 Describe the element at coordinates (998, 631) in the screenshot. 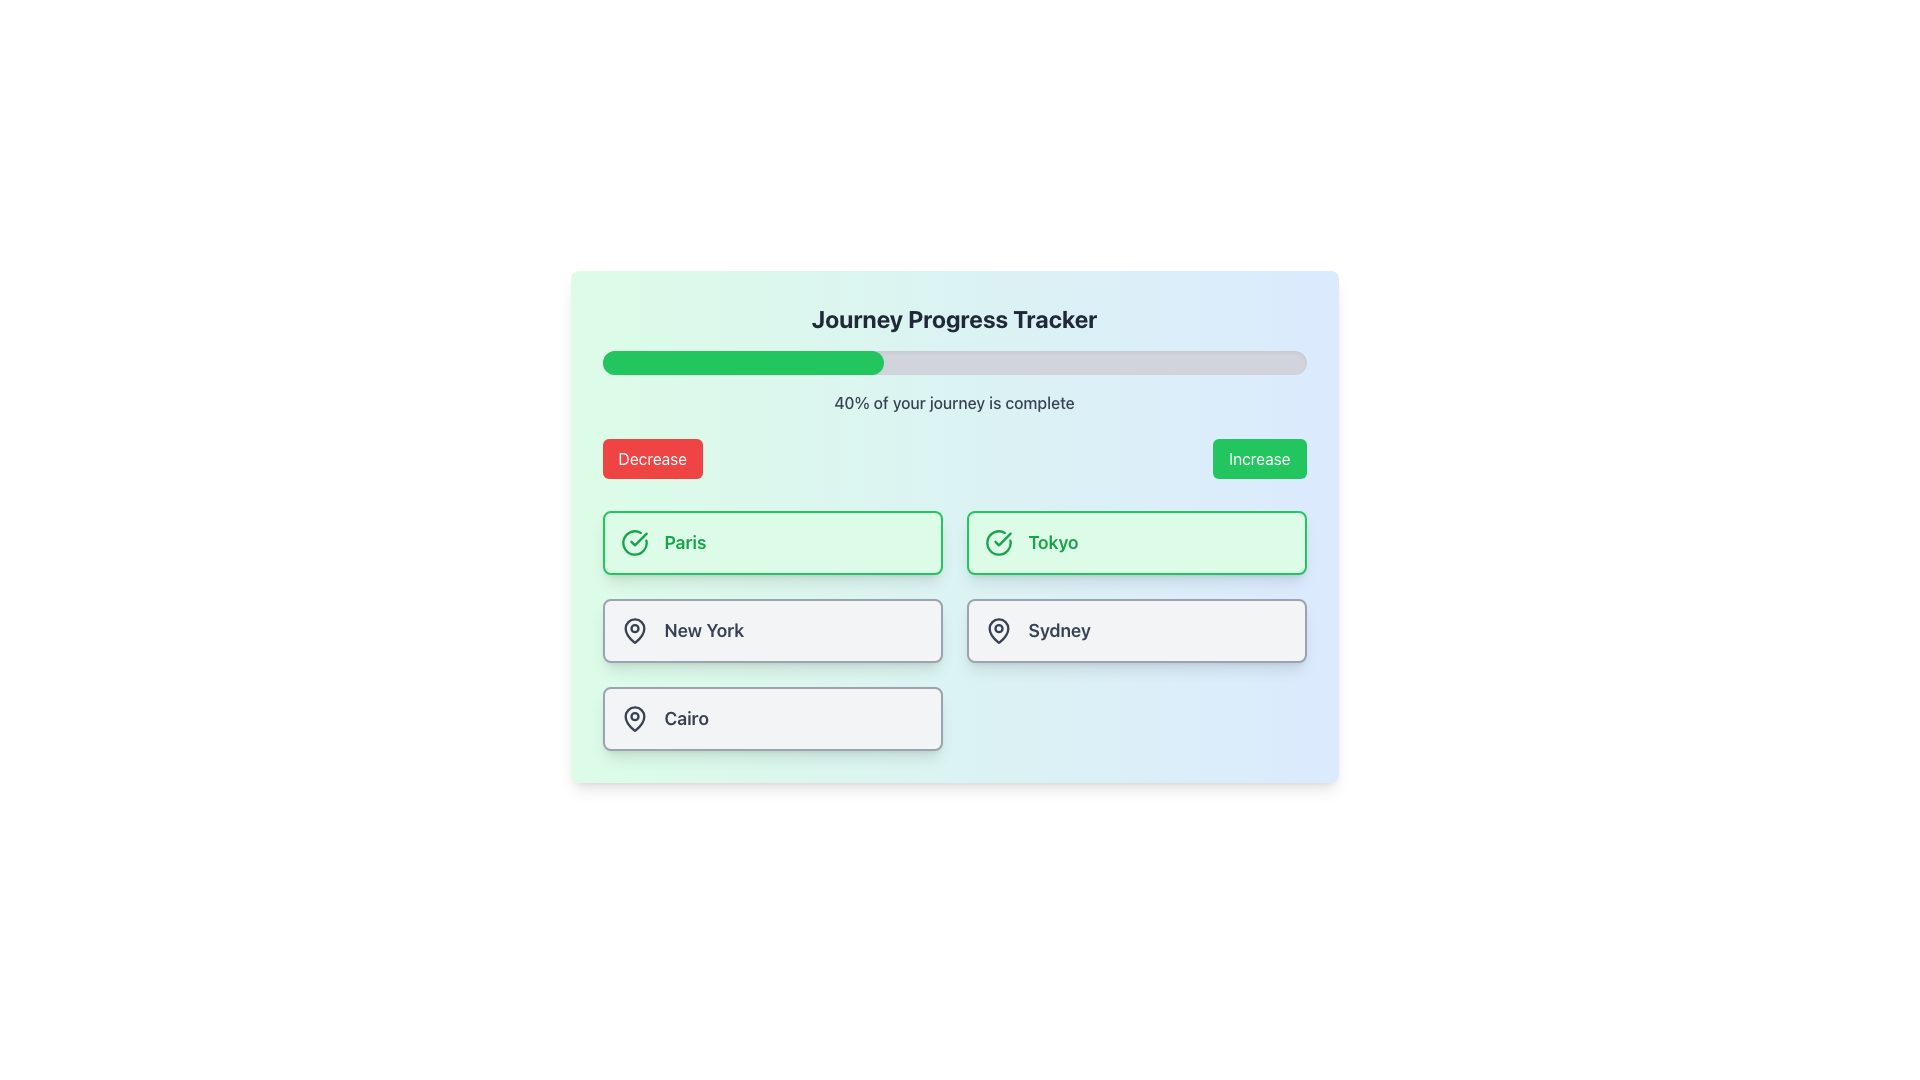

I see `the map pin icon located to the left of the text 'Sydney' on the card in the lower-right section of the interface` at that location.